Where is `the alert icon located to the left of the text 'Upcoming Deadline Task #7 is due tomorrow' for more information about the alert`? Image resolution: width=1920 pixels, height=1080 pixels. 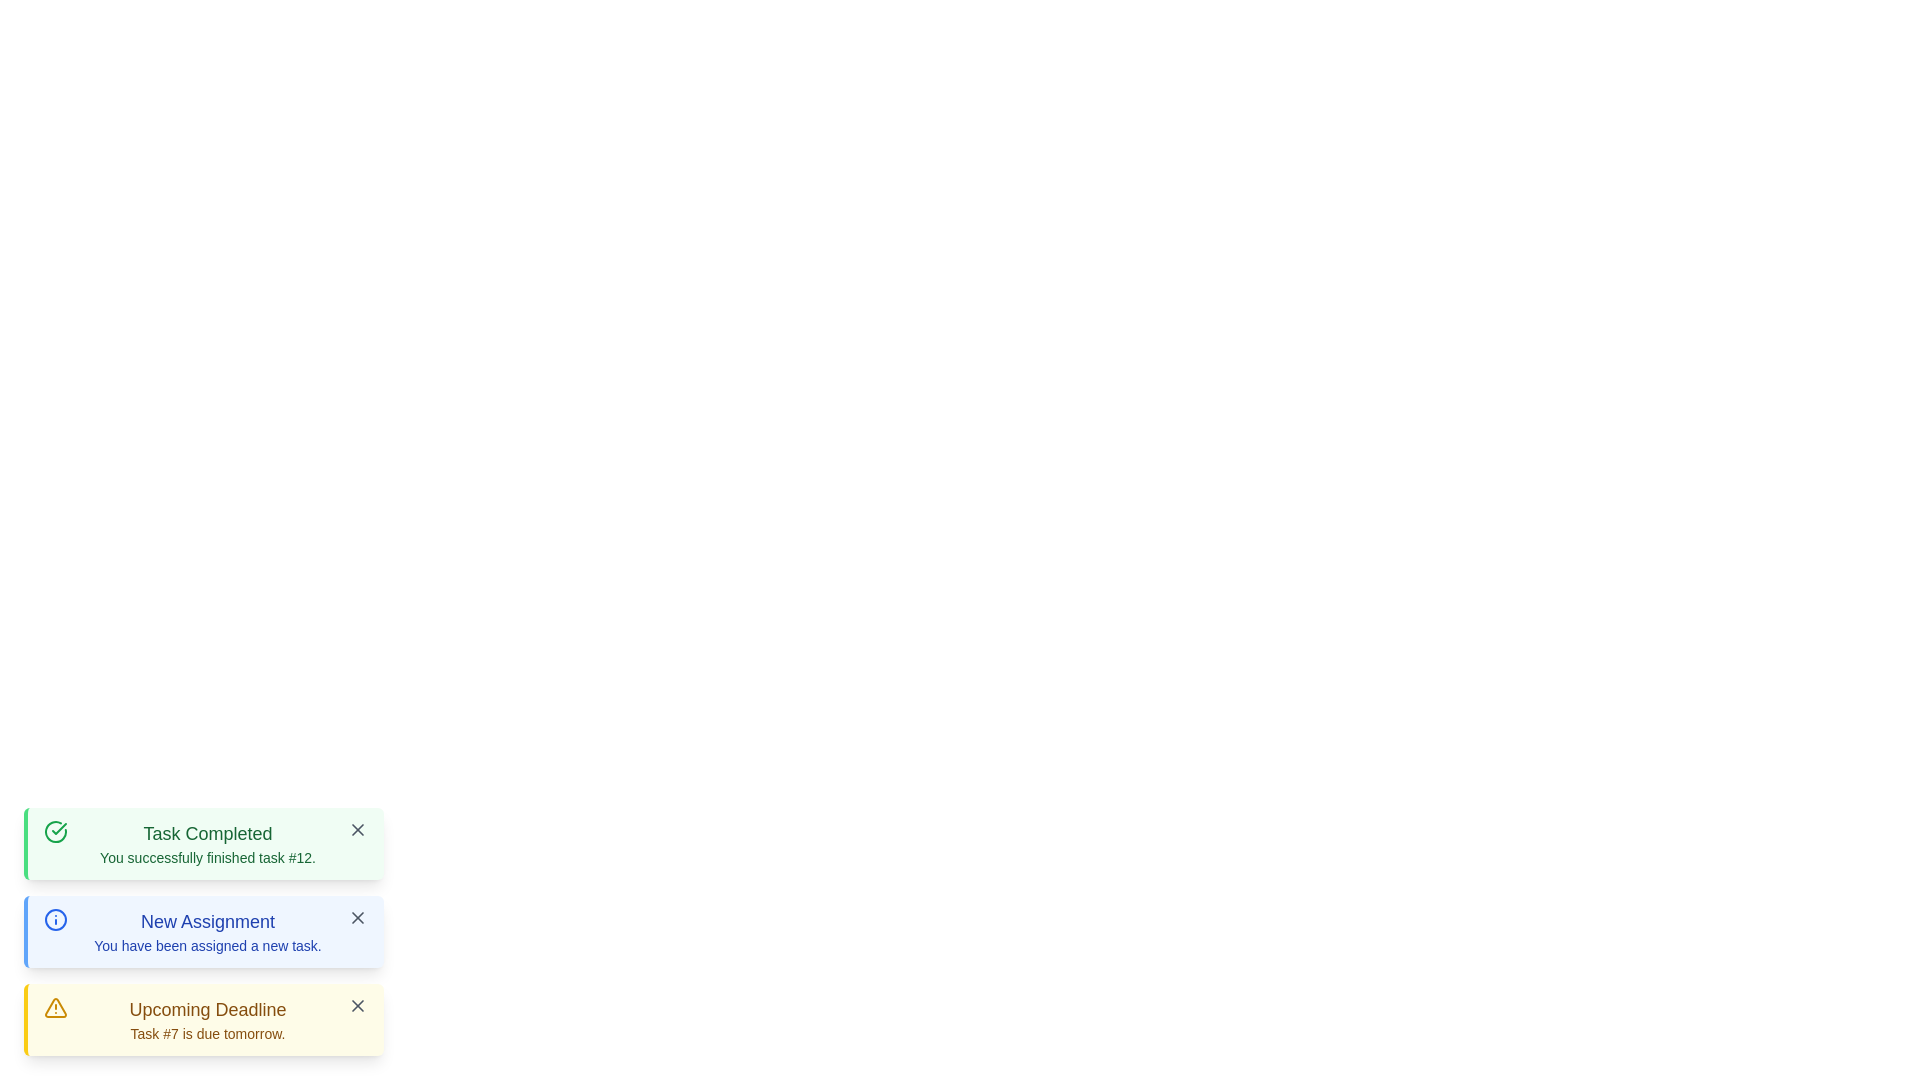
the alert icon located to the left of the text 'Upcoming Deadline Task #7 is due tomorrow' for more information about the alert is located at coordinates (56, 1007).